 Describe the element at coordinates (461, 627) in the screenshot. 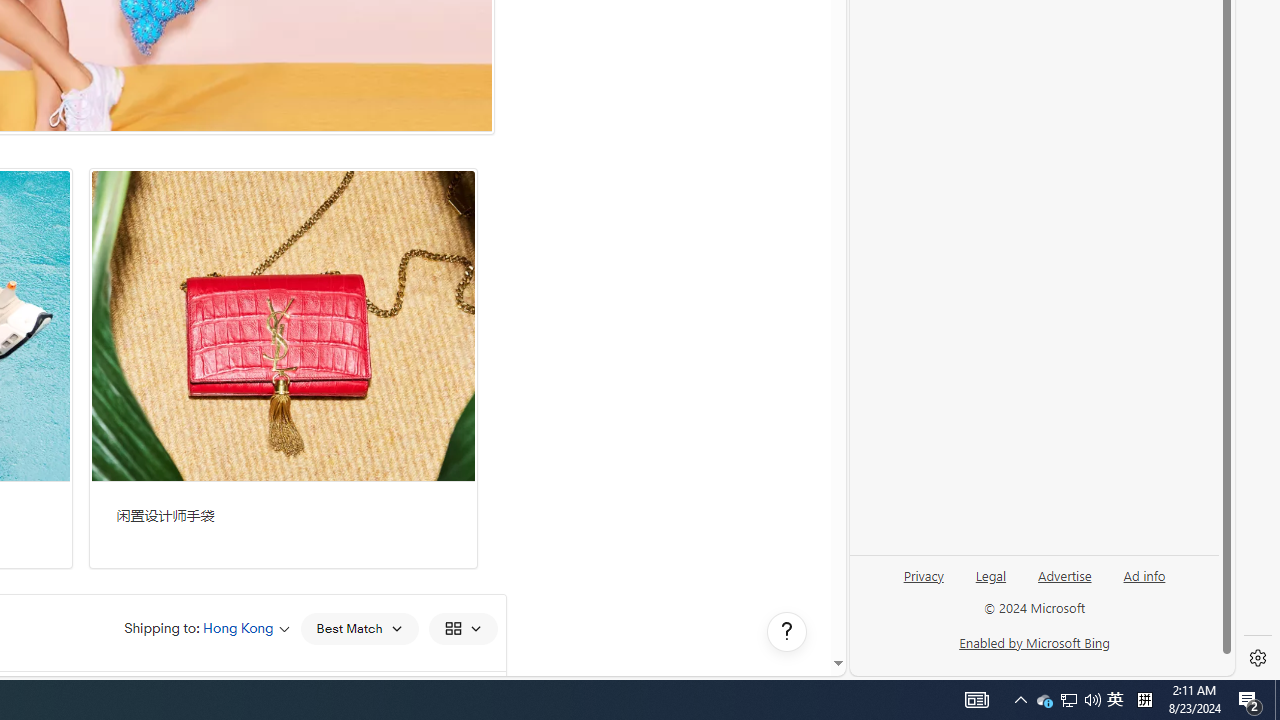

I see `'View: Gallery View'` at that location.